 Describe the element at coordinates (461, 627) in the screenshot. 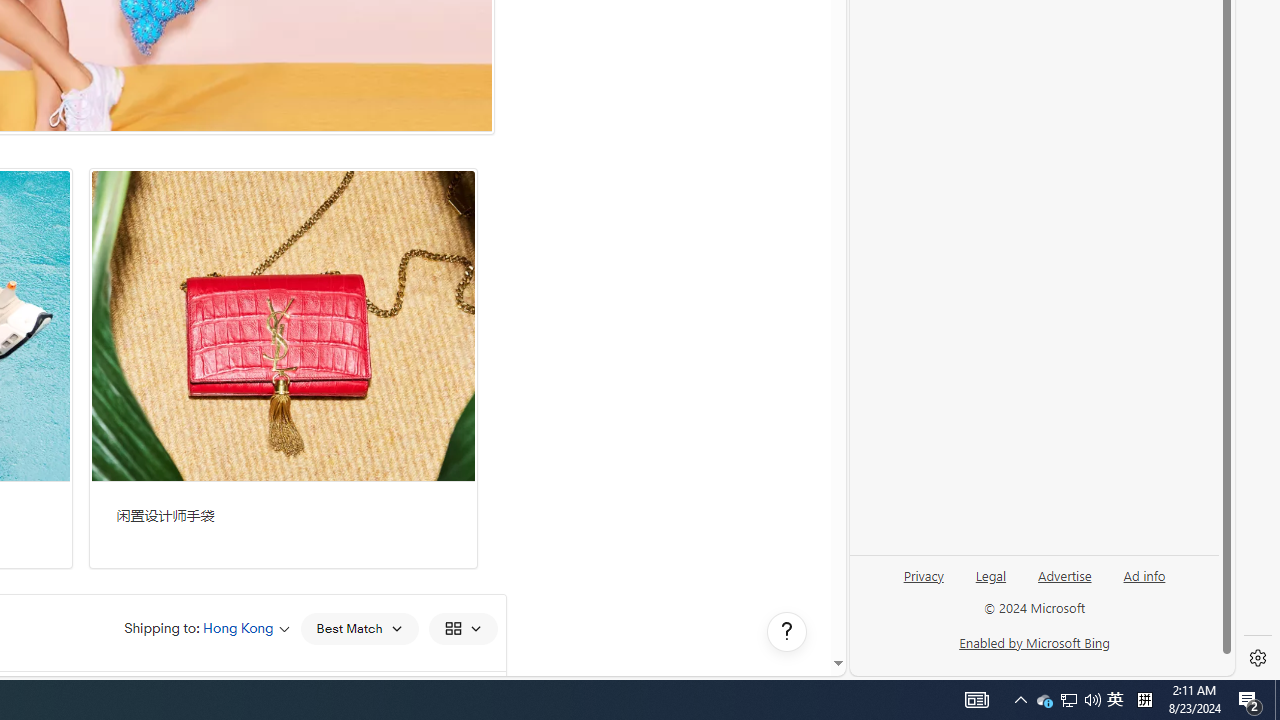

I see `'View: Gallery View'` at that location.